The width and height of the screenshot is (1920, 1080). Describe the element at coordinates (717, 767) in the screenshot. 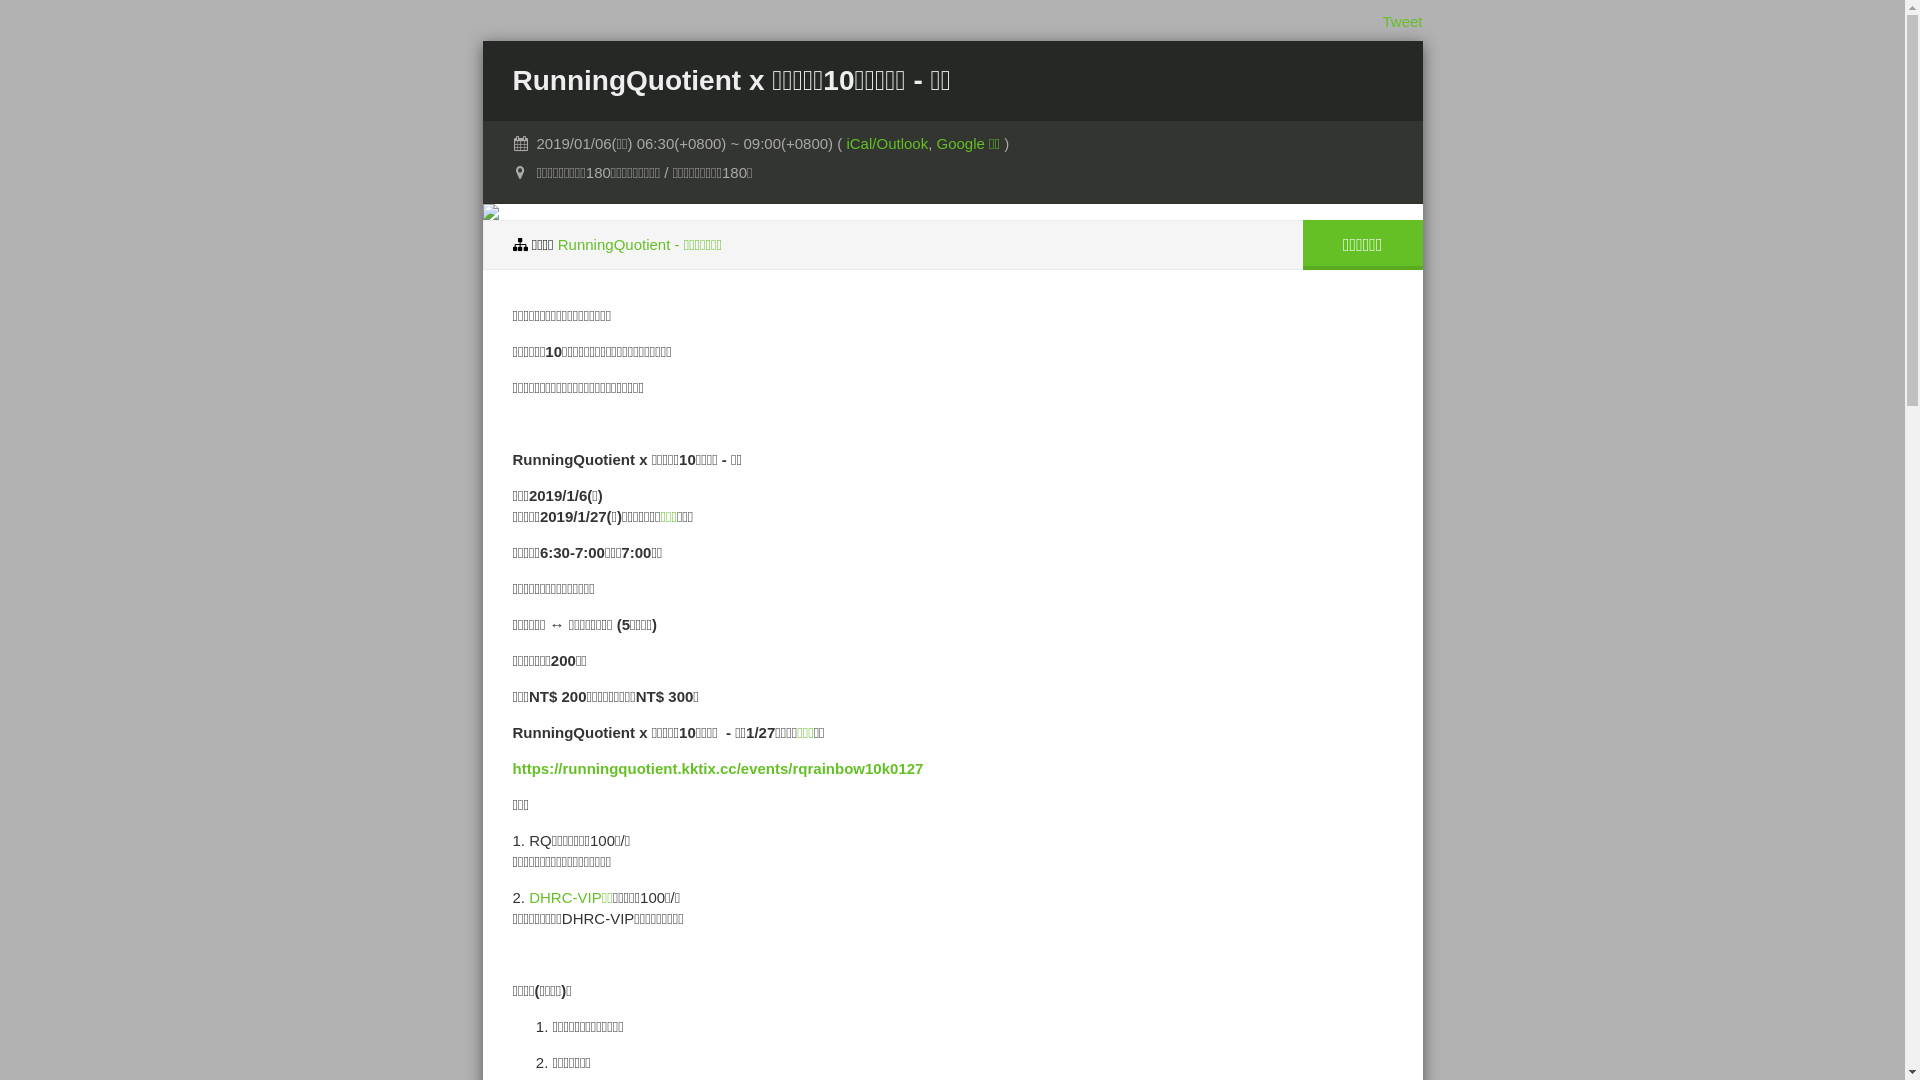

I see `'https://runningquotient.kktix.cc/events/rqrainbow10k0127'` at that location.